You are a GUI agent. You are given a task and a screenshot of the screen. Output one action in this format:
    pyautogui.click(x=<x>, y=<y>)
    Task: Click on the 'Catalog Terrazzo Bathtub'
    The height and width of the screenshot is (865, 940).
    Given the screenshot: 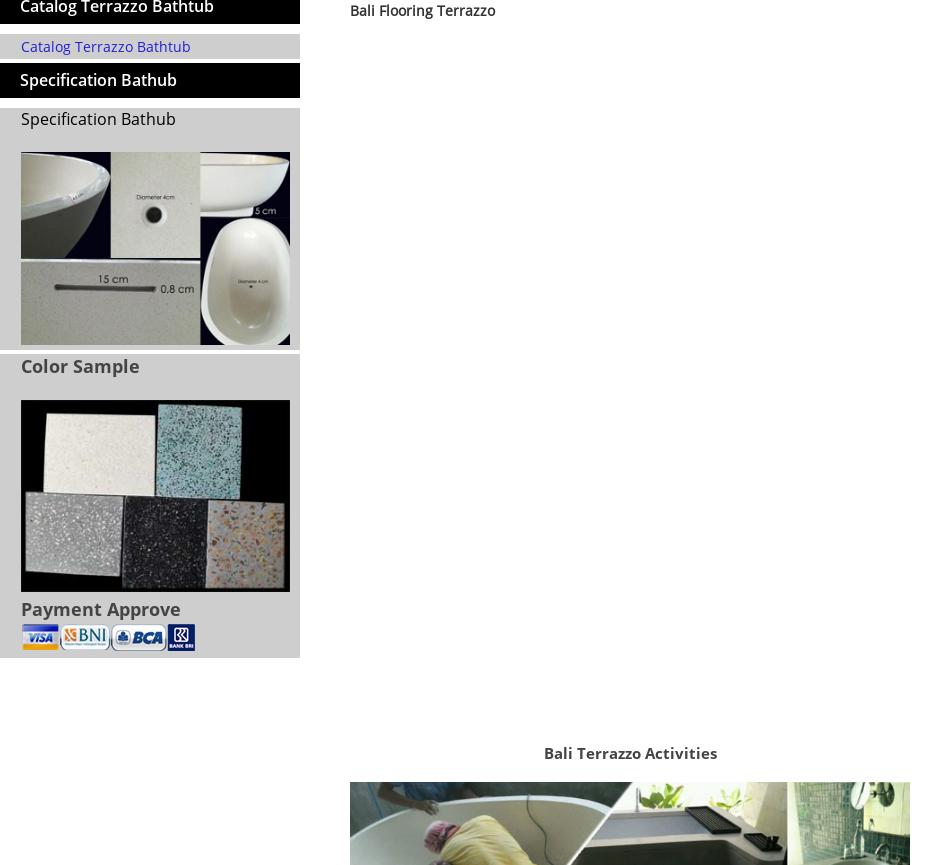 What is the action you would take?
    pyautogui.click(x=106, y=46)
    